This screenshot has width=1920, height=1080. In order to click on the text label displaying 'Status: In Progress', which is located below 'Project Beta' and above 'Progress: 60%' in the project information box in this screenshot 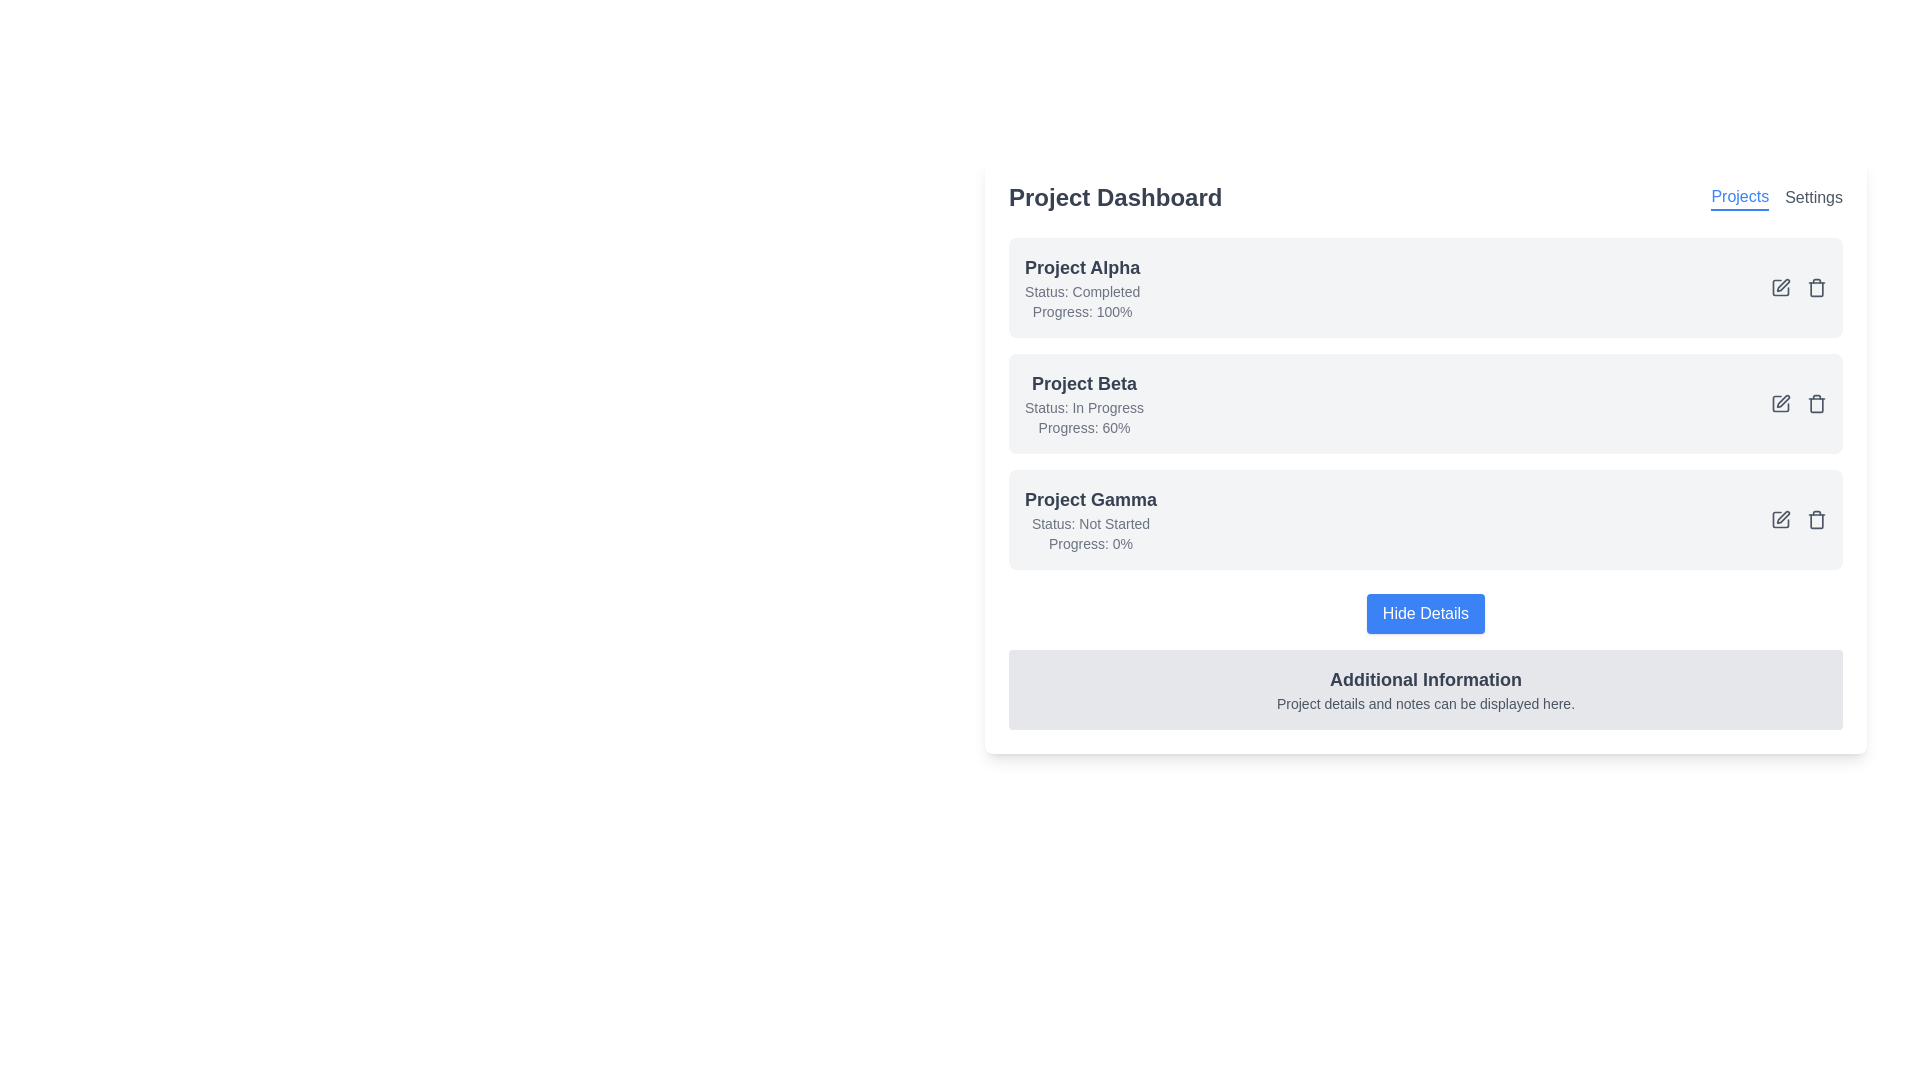, I will do `click(1083, 407)`.